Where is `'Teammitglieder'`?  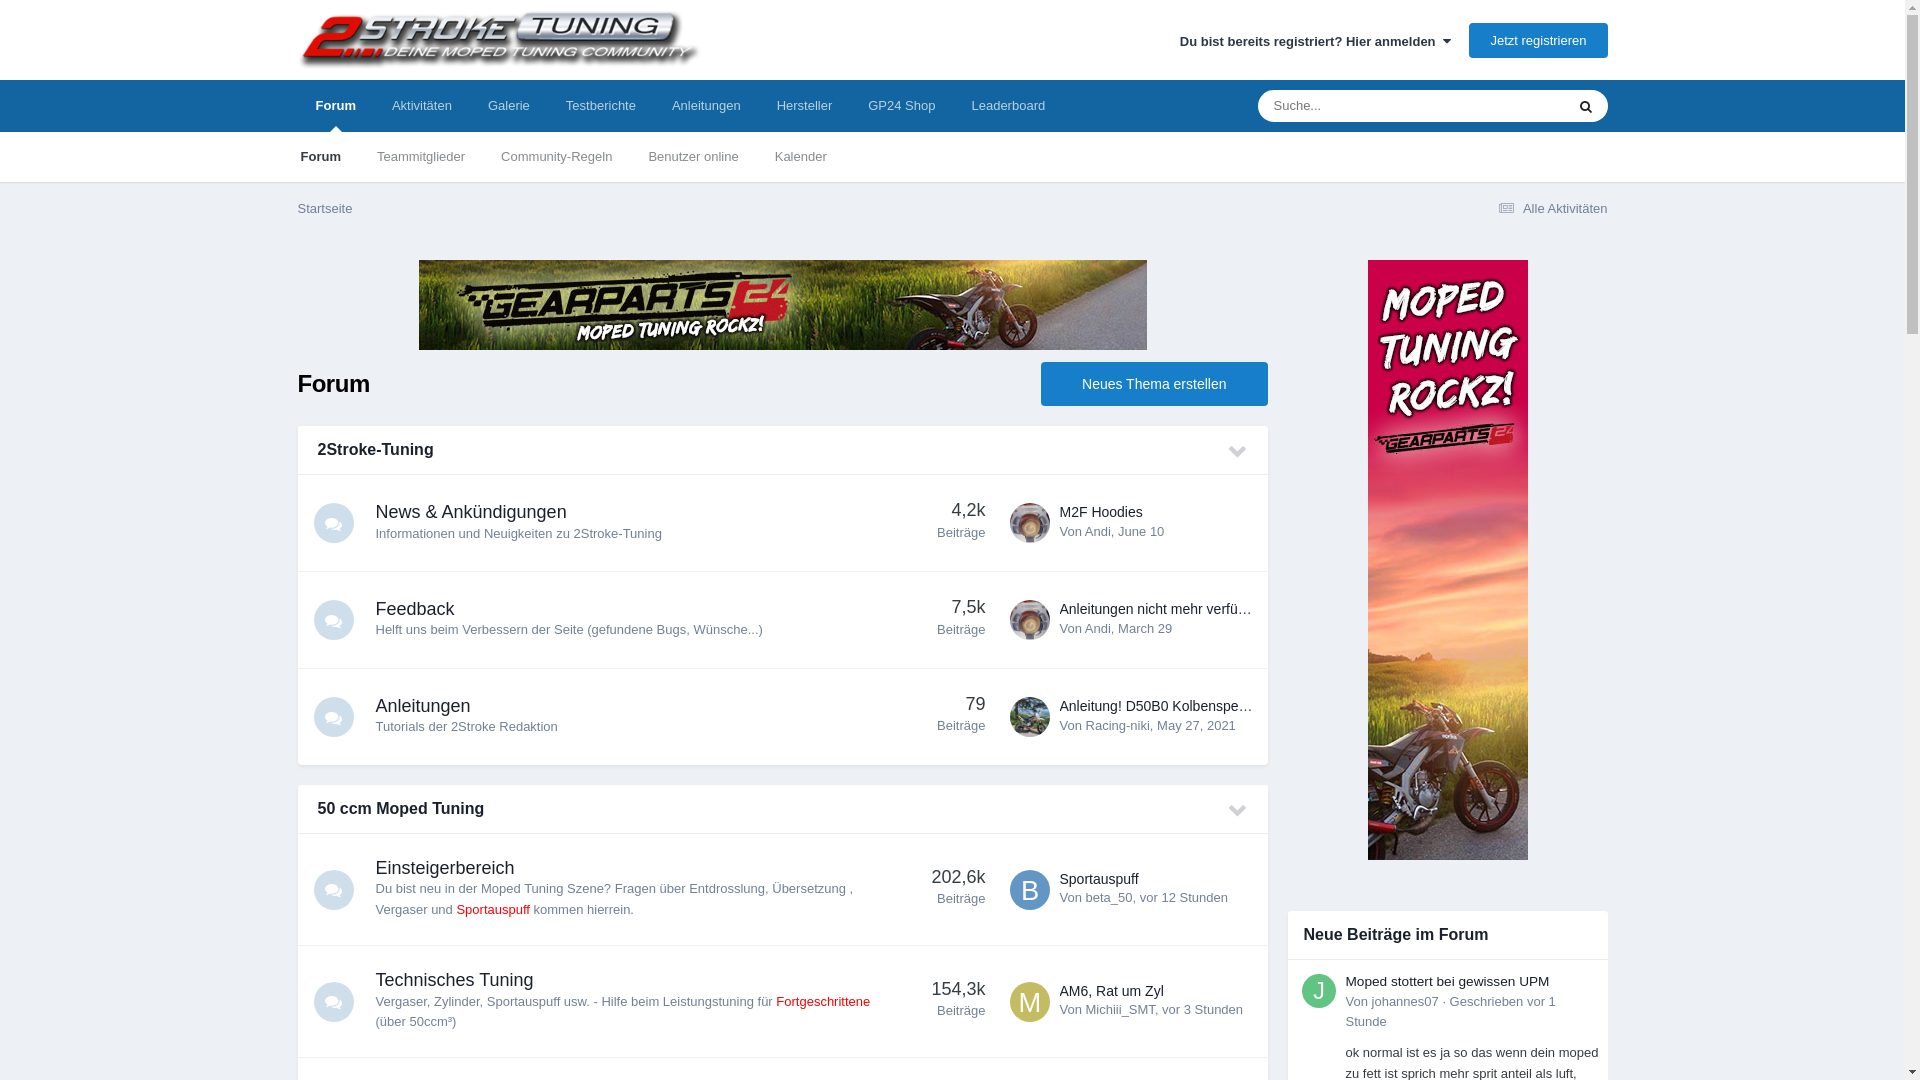 'Teammitglieder' is located at coordinates (420, 156).